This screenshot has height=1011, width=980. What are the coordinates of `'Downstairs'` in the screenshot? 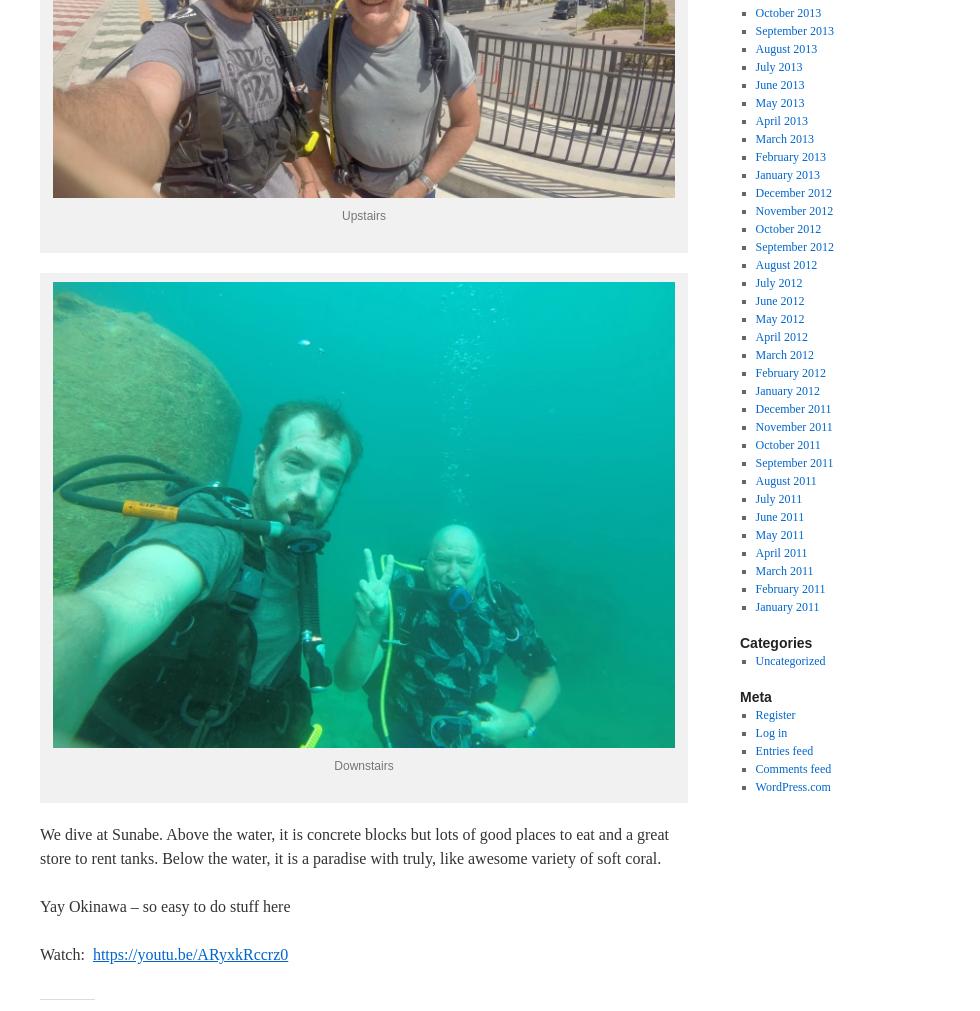 It's located at (333, 765).